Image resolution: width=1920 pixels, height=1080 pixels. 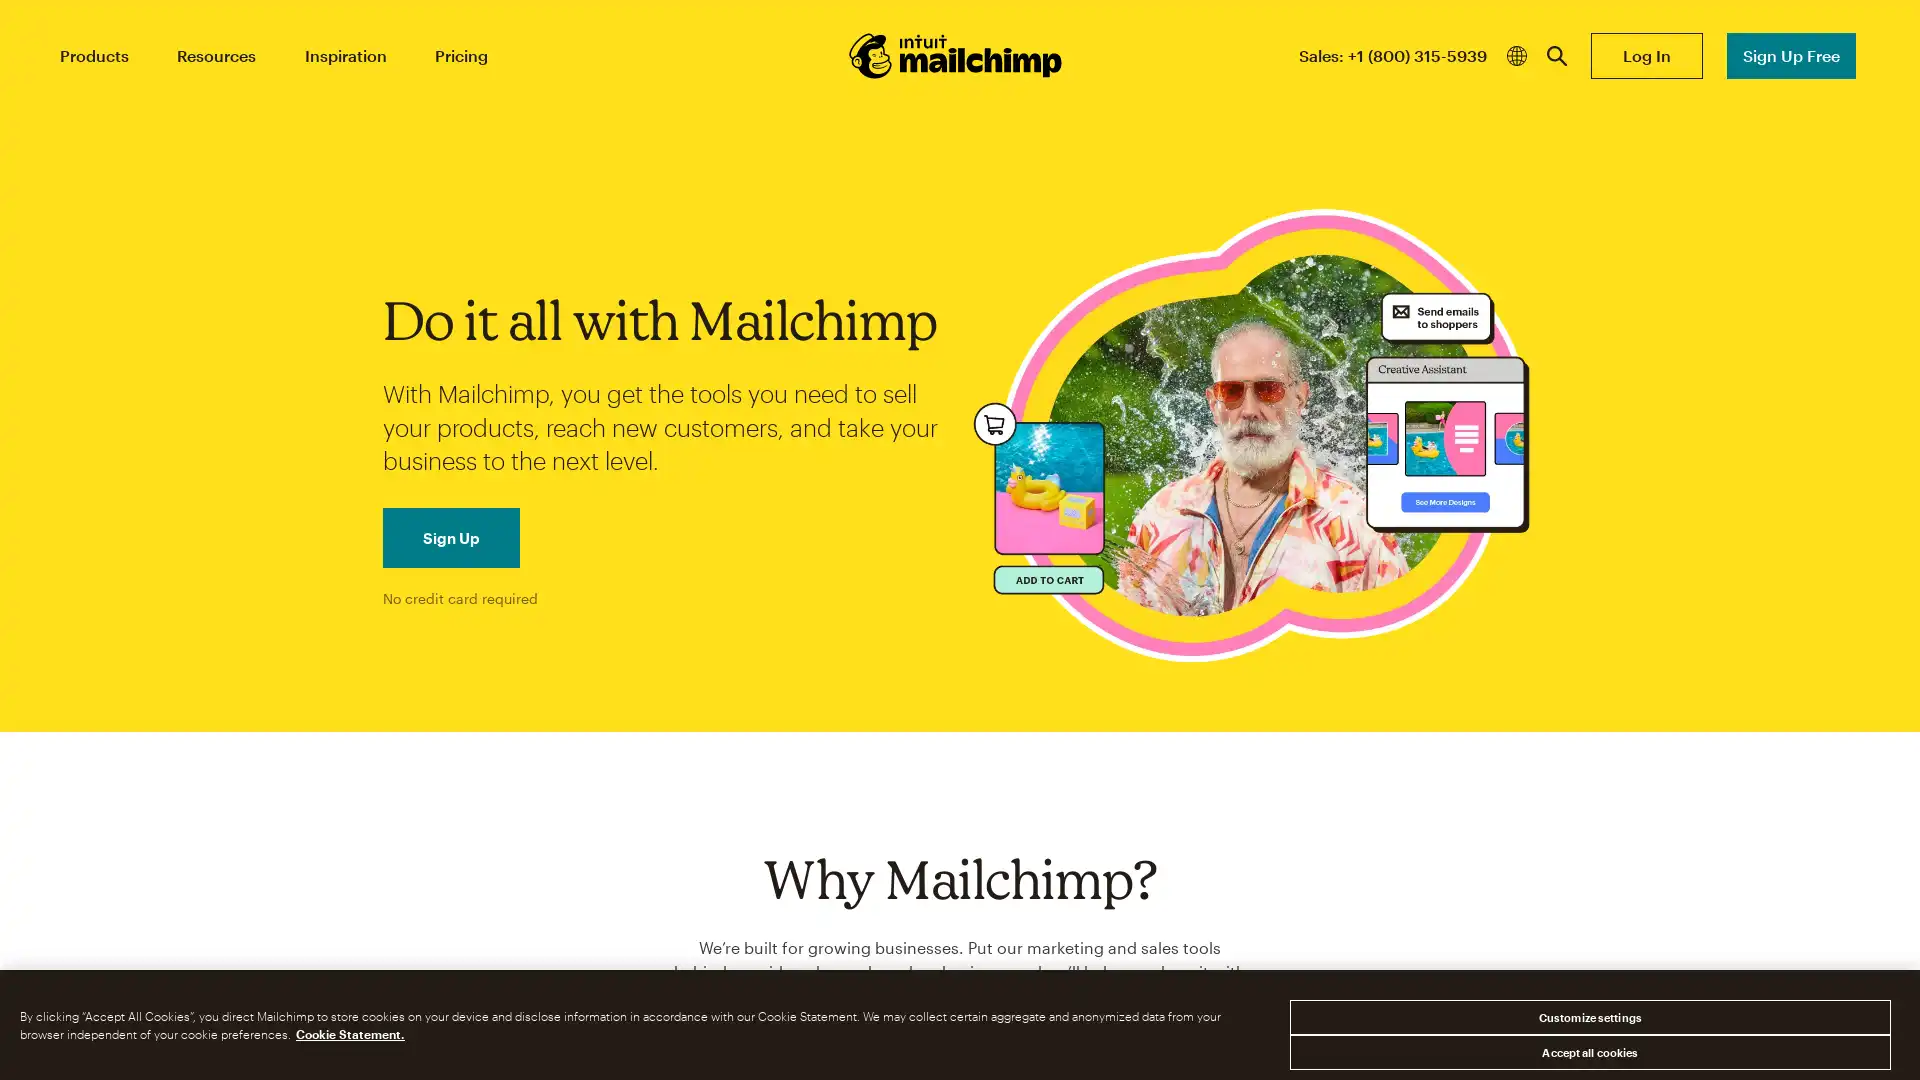 What do you see at coordinates (1588, 1017) in the screenshot?
I see `Customize settings` at bounding box center [1588, 1017].